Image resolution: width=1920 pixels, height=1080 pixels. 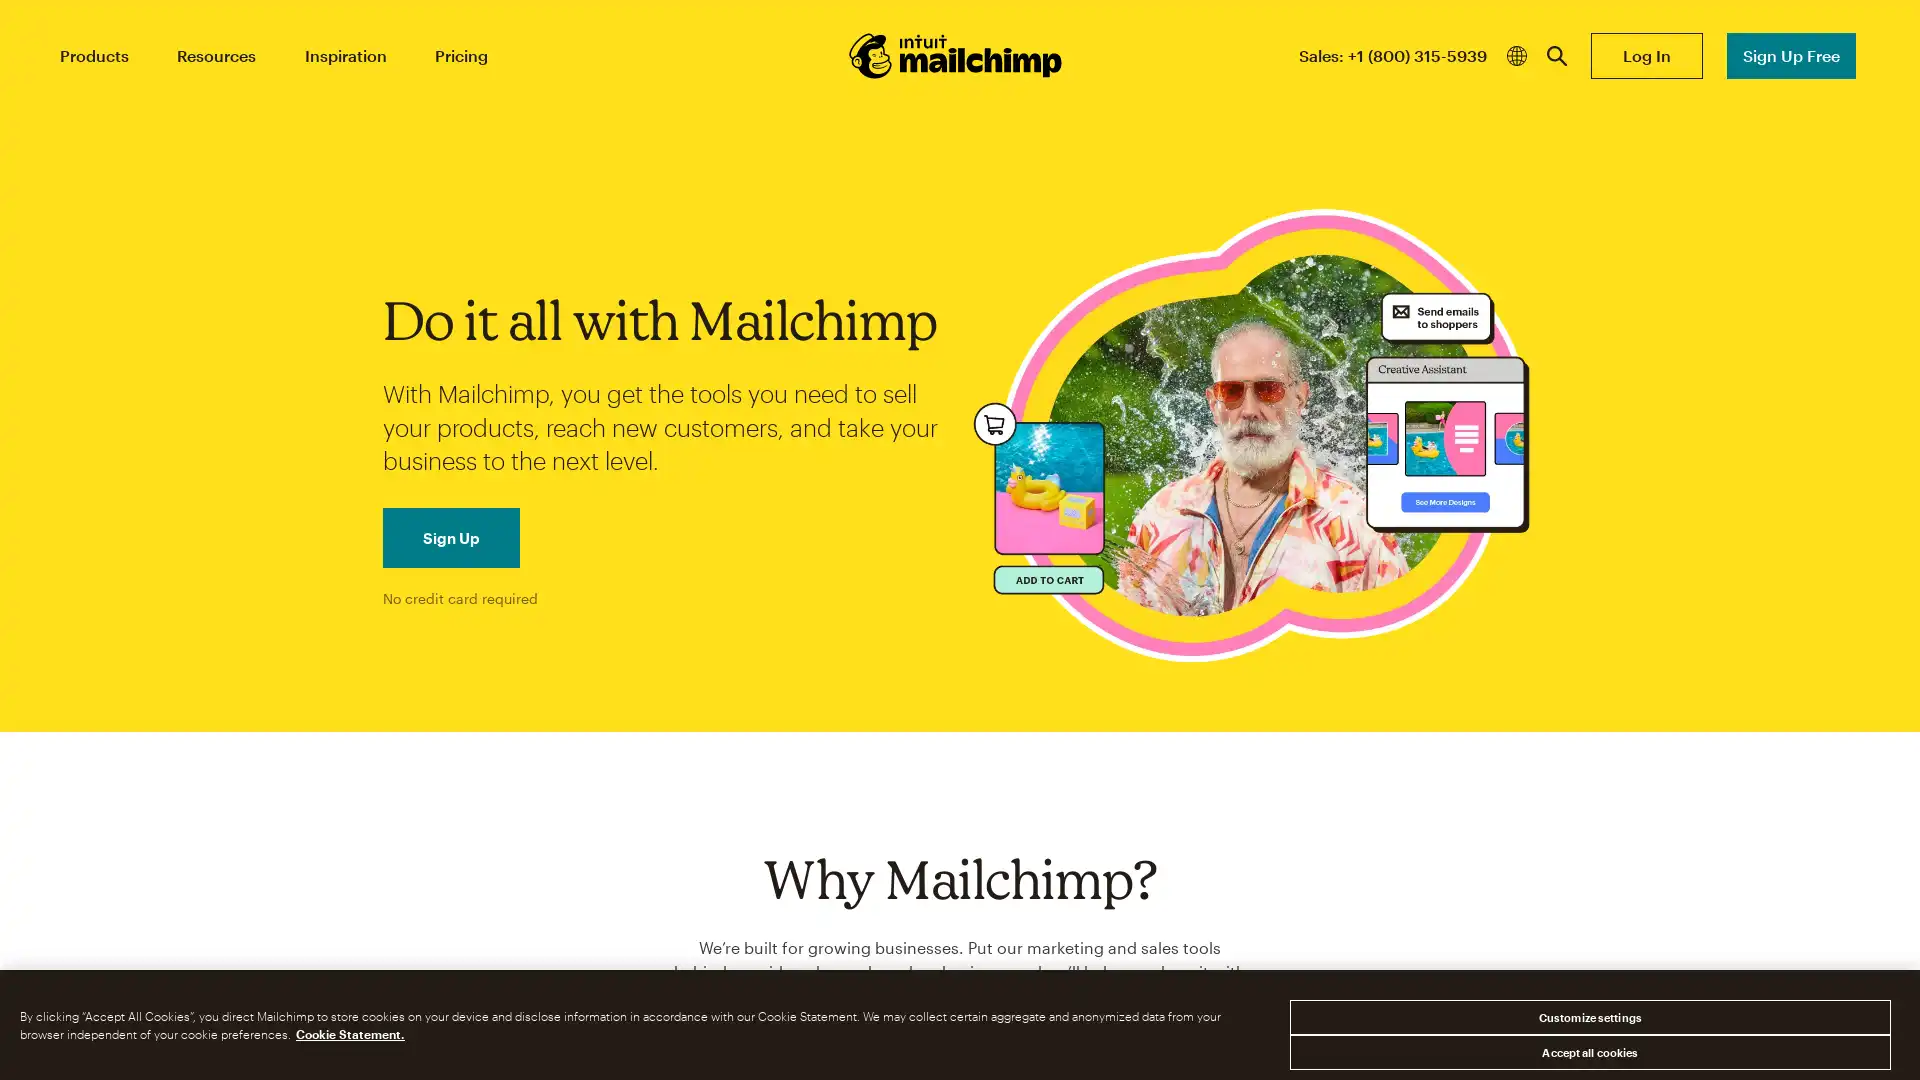 What do you see at coordinates (1588, 1017) in the screenshot?
I see `Customize settings` at bounding box center [1588, 1017].